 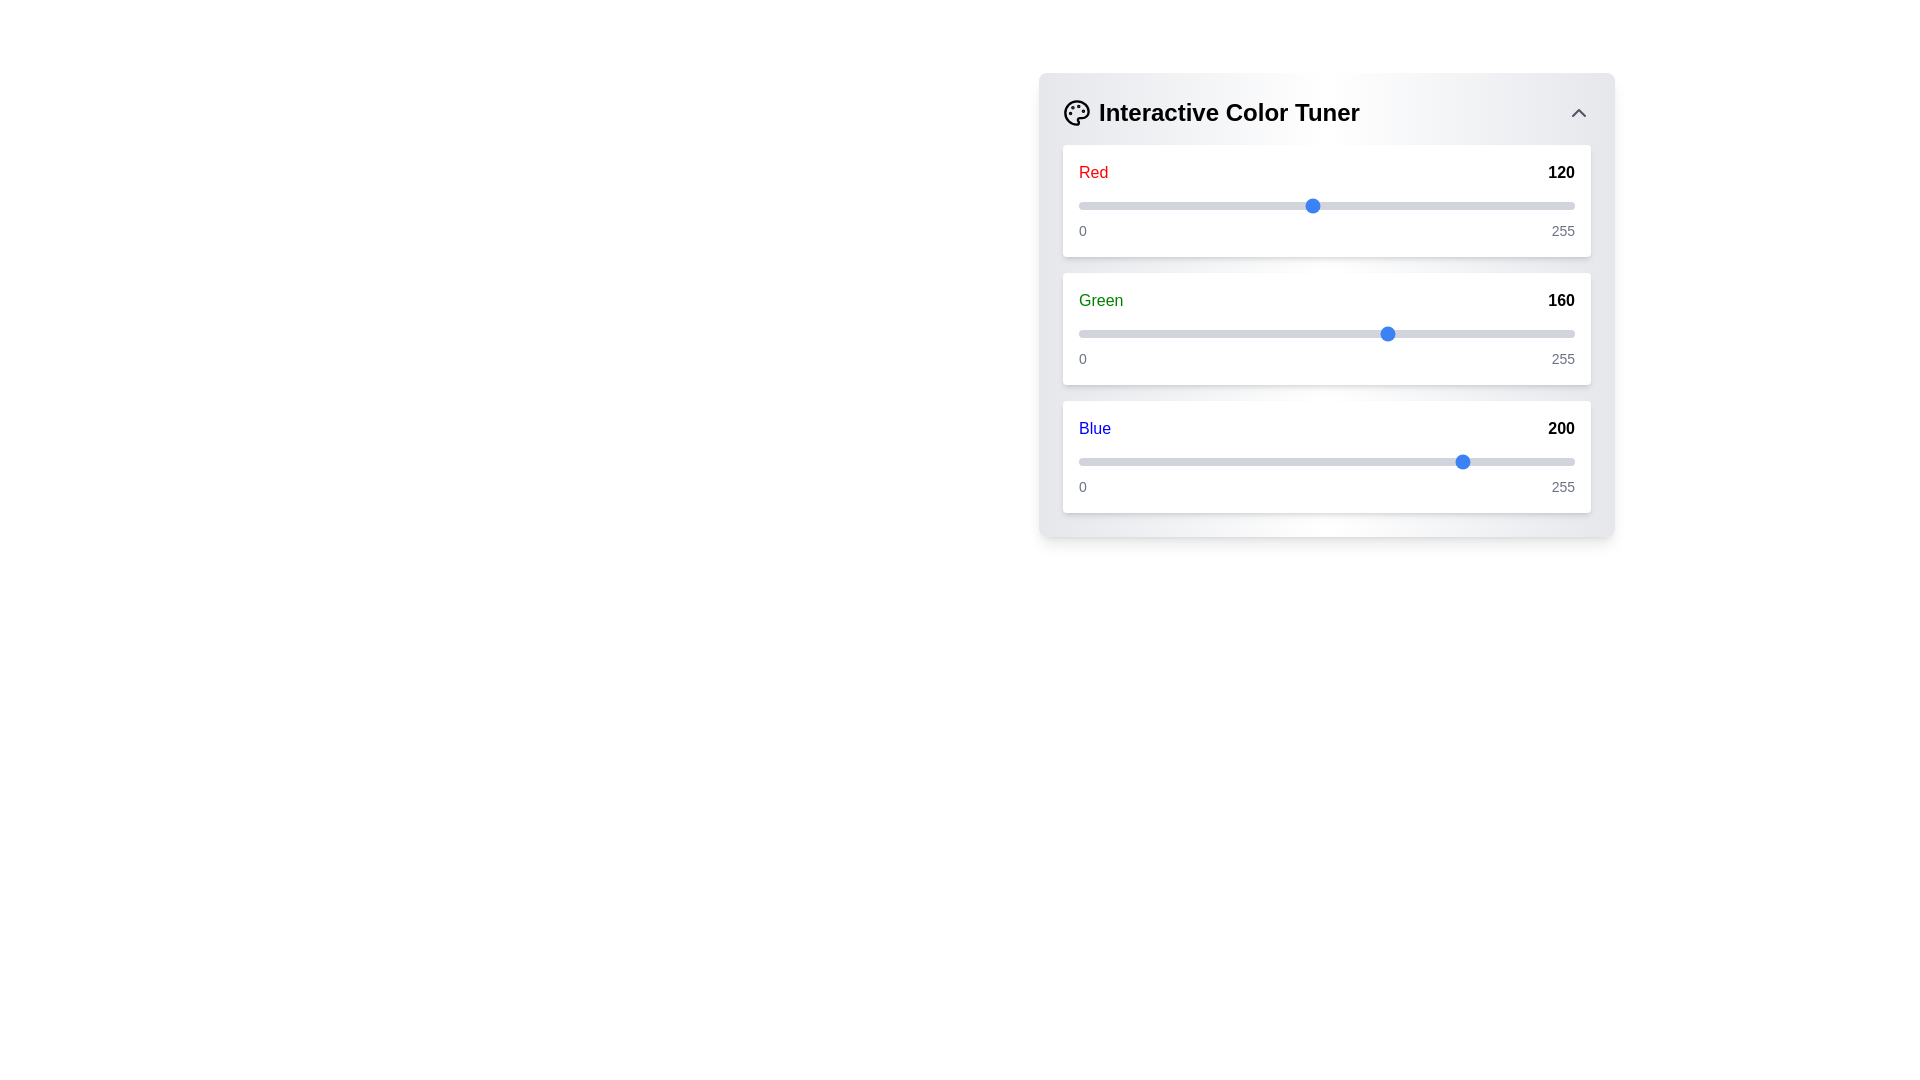 What do you see at coordinates (1460, 205) in the screenshot?
I see `the red color intensity` at bounding box center [1460, 205].